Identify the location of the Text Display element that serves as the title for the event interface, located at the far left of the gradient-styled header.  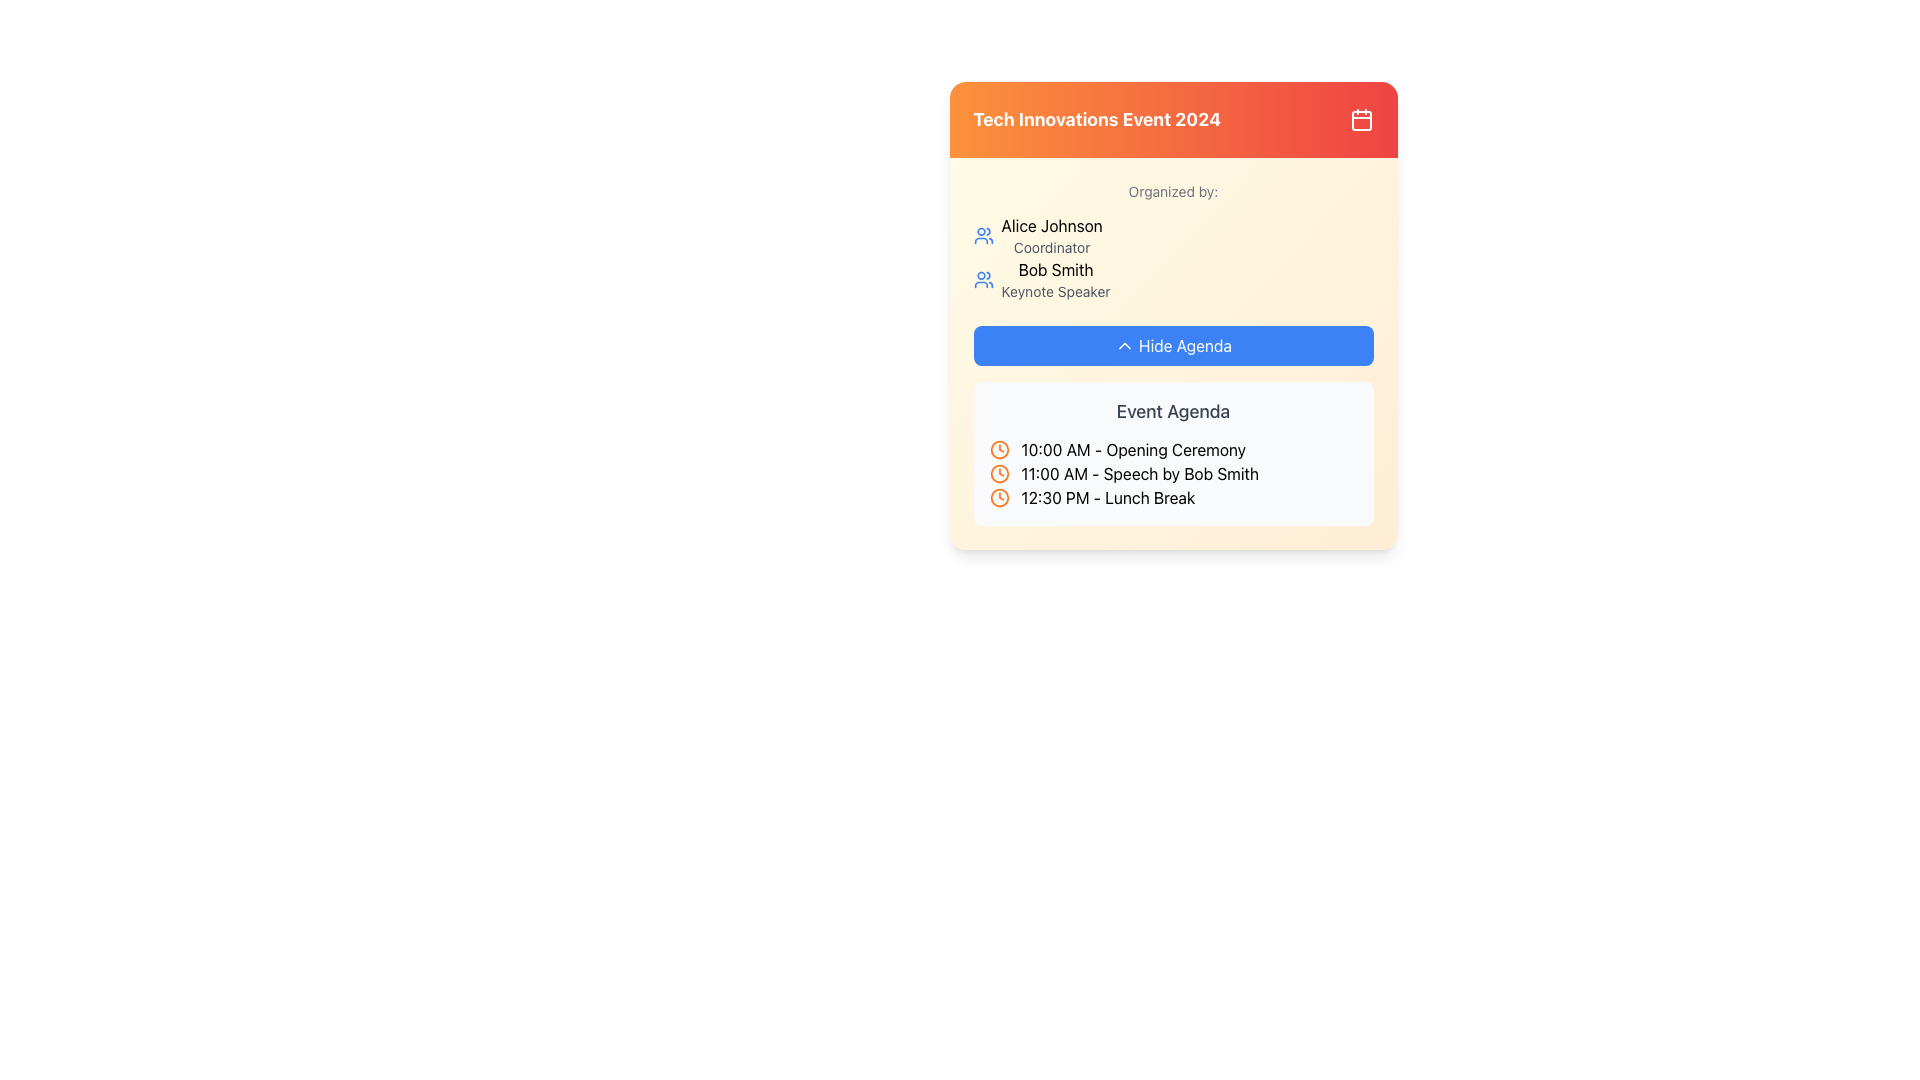
(1096, 119).